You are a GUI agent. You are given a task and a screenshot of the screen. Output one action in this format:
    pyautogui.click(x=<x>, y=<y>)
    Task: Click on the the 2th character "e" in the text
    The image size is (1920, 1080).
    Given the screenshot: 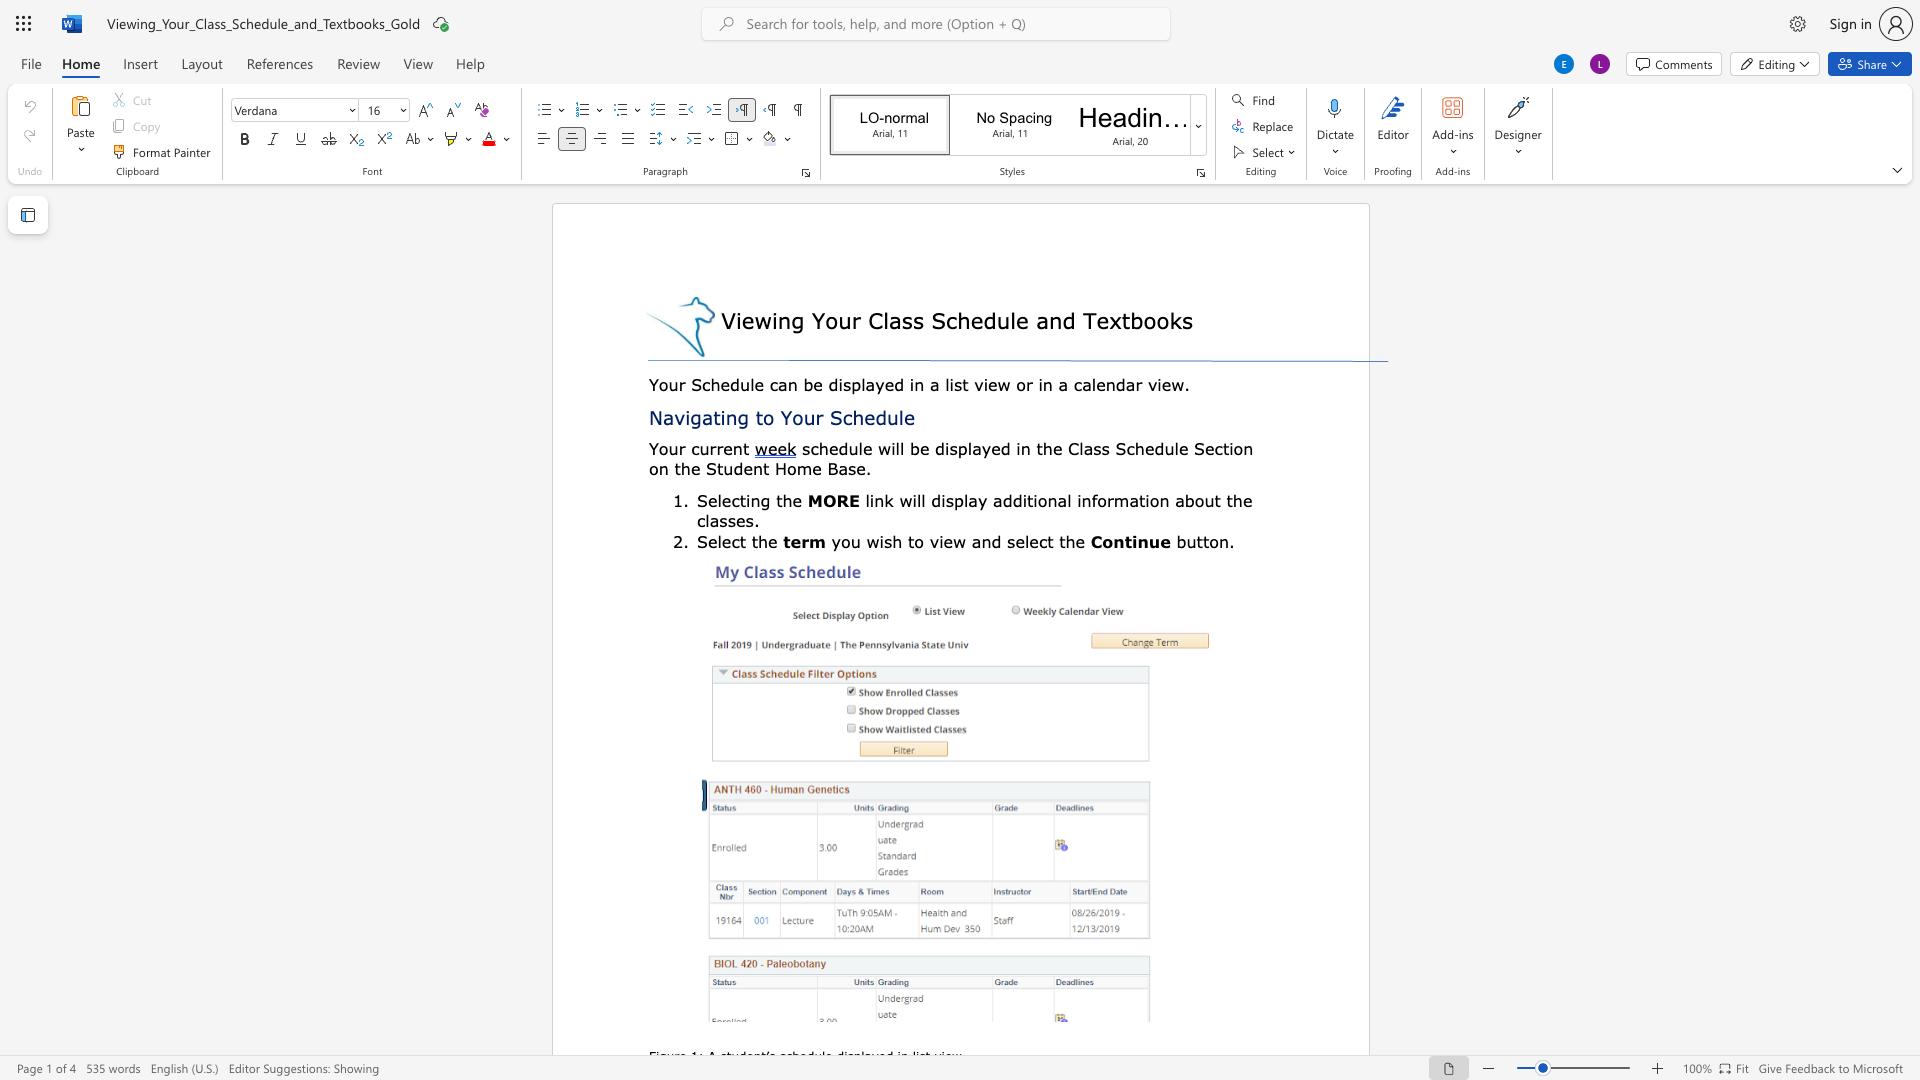 What is the action you would take?
    pyautogui.click(x=725, y=499)
    